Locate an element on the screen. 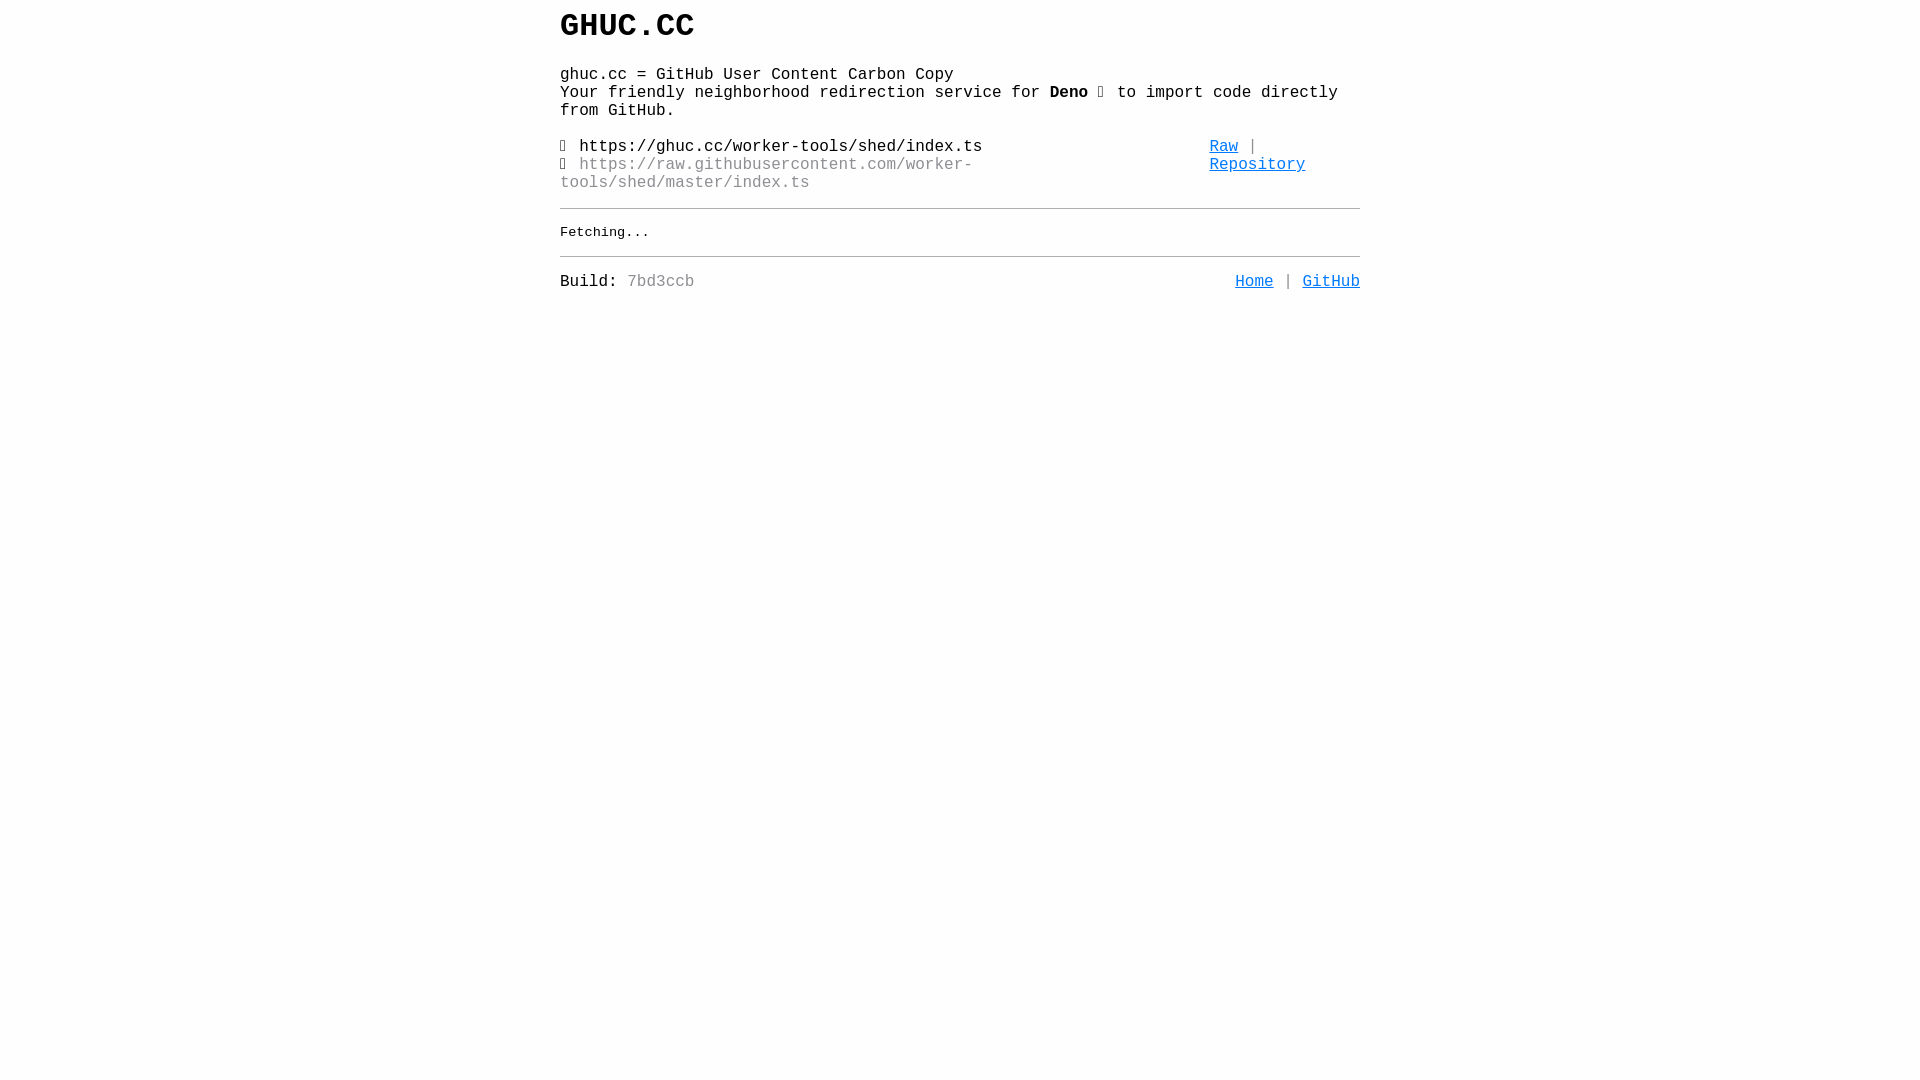  'Repository' is located at coordinates (1256, 164).